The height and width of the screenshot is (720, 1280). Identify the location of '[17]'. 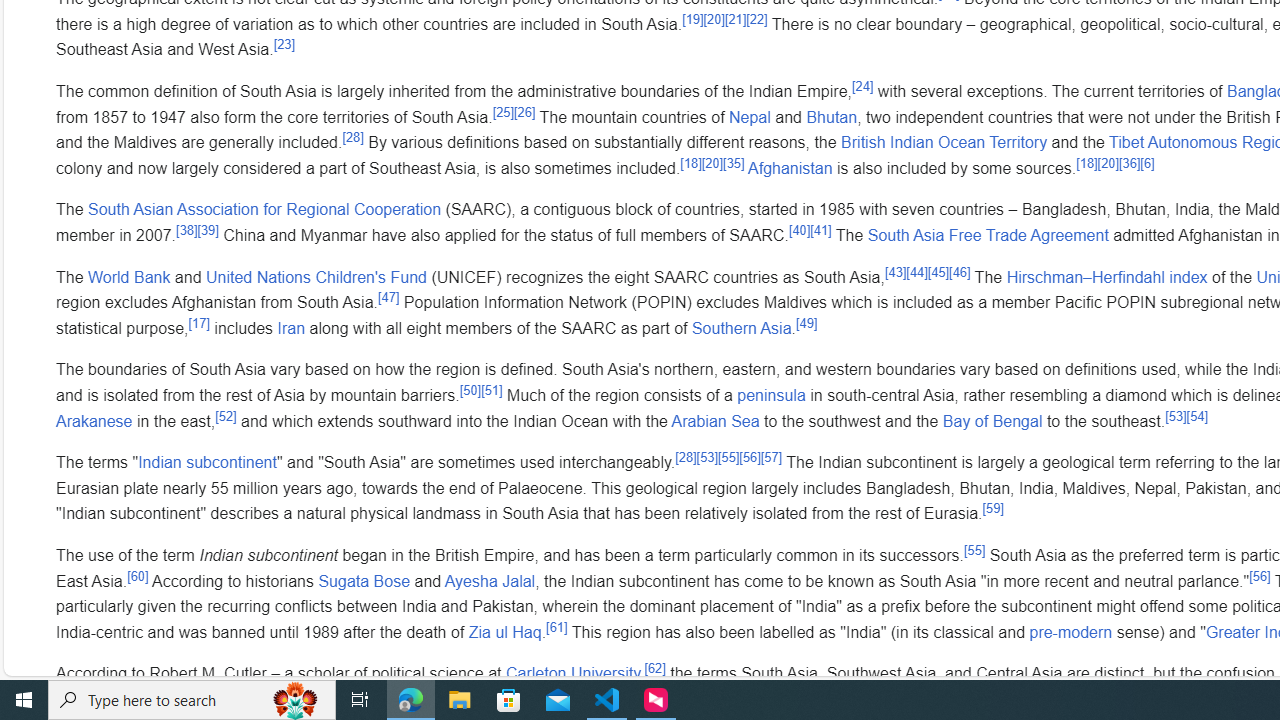
(199, 322).